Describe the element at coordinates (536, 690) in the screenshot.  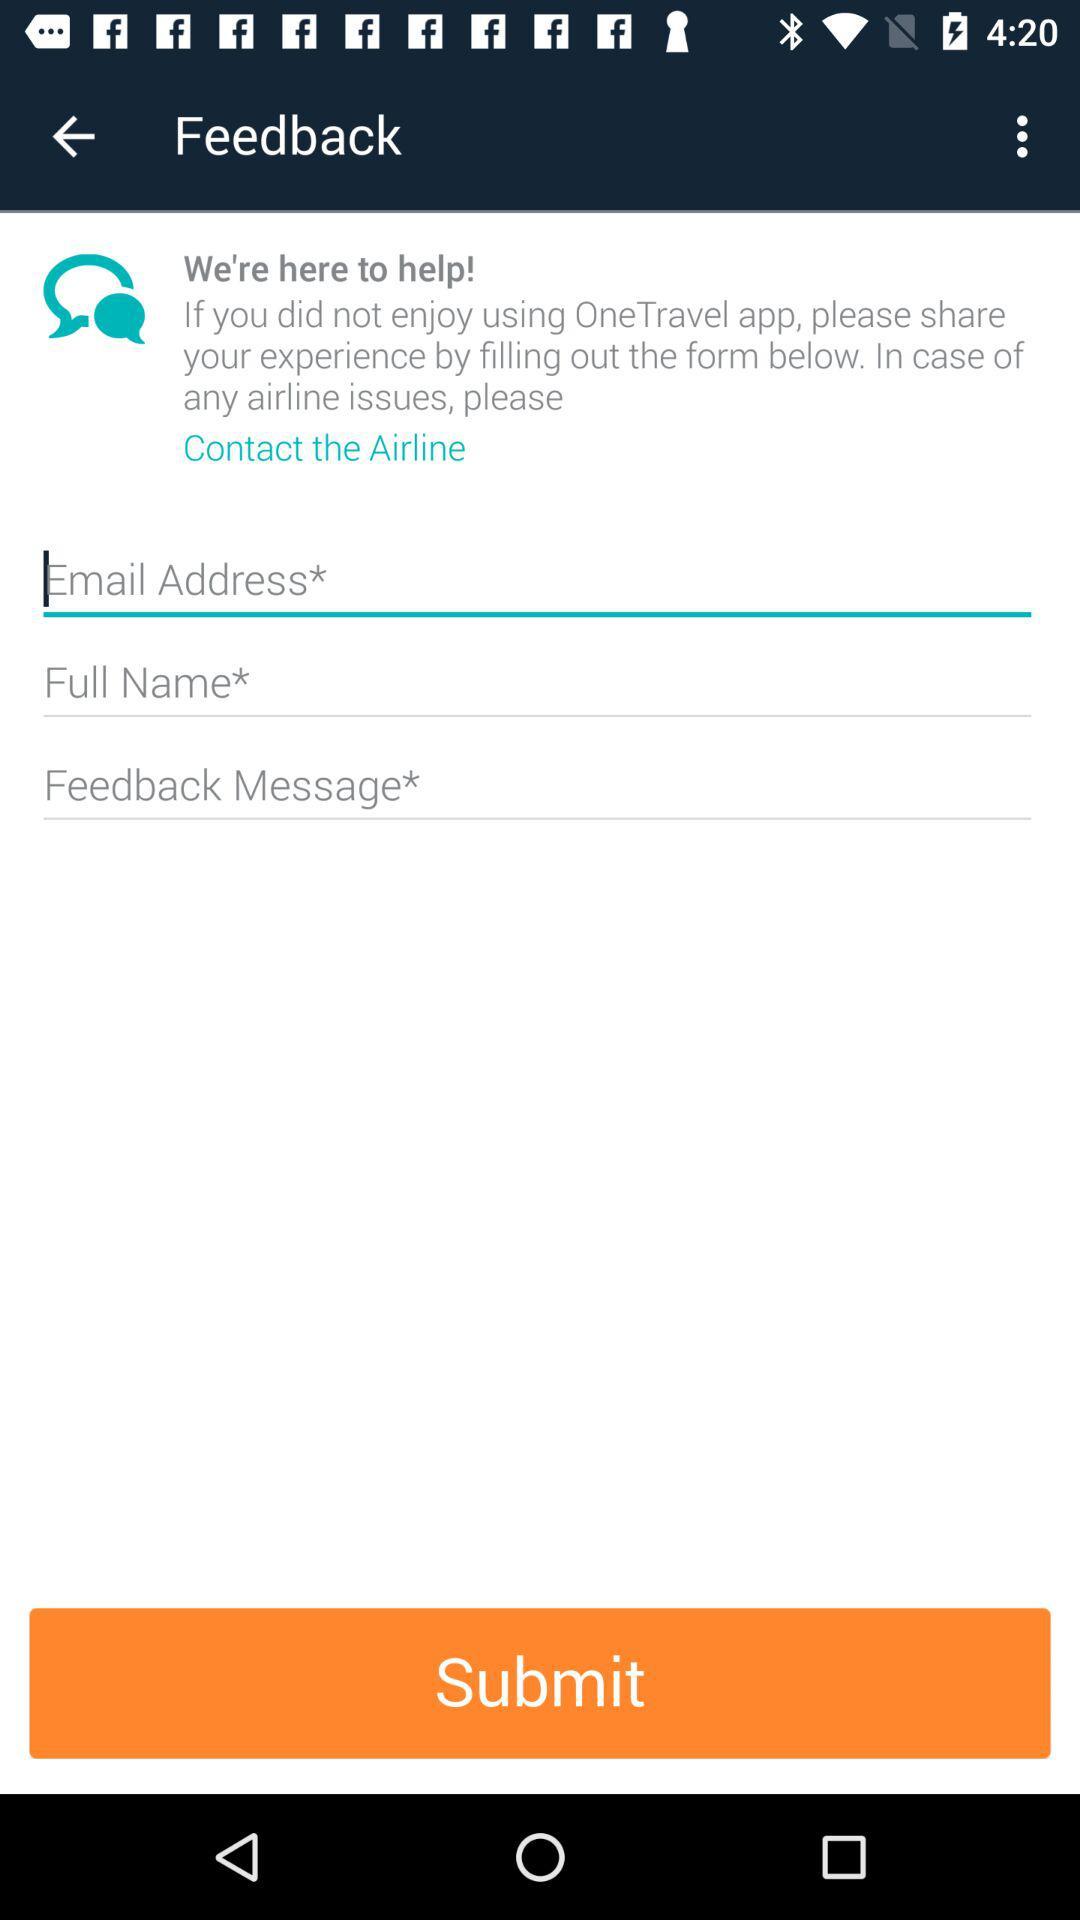
I see `fill in name` at that location.